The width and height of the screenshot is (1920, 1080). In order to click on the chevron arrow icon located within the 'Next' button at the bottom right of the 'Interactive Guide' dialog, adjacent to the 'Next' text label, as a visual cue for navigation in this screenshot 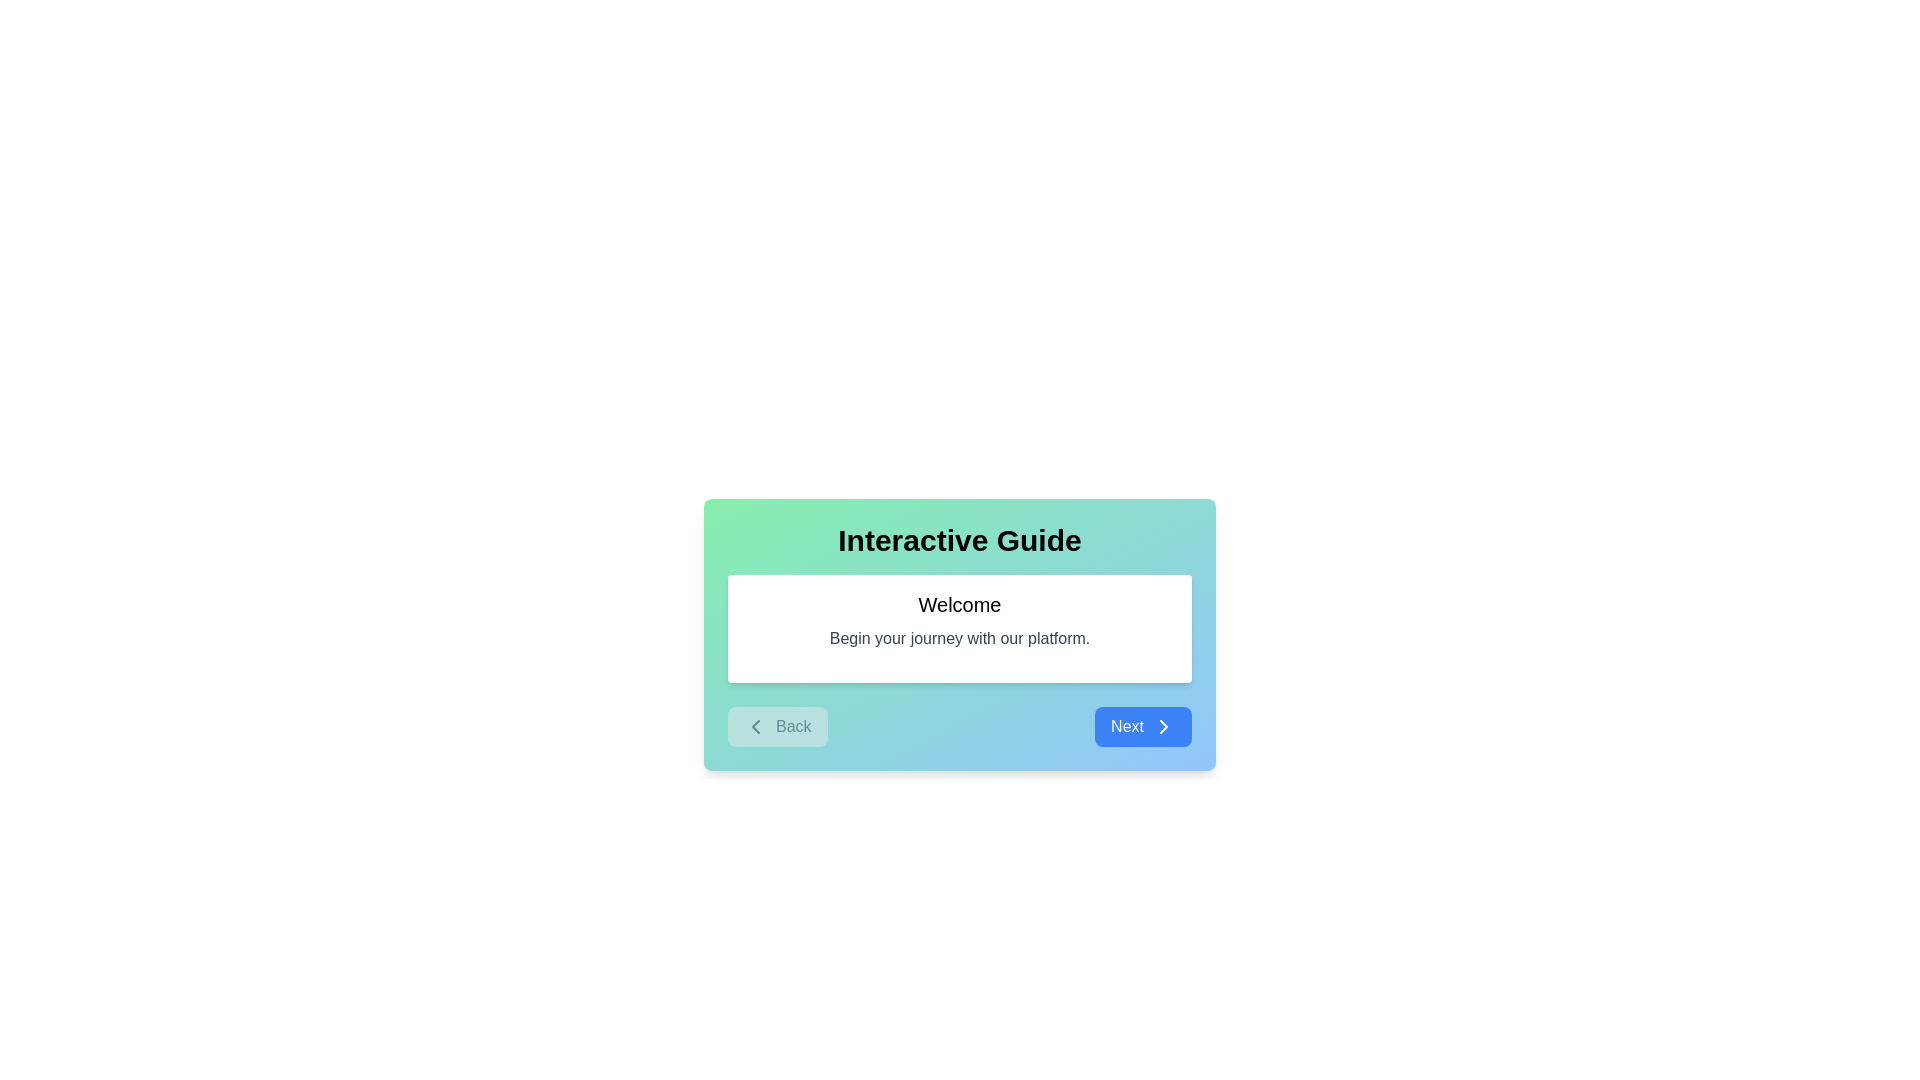, I will do `click(1163, 726)`.